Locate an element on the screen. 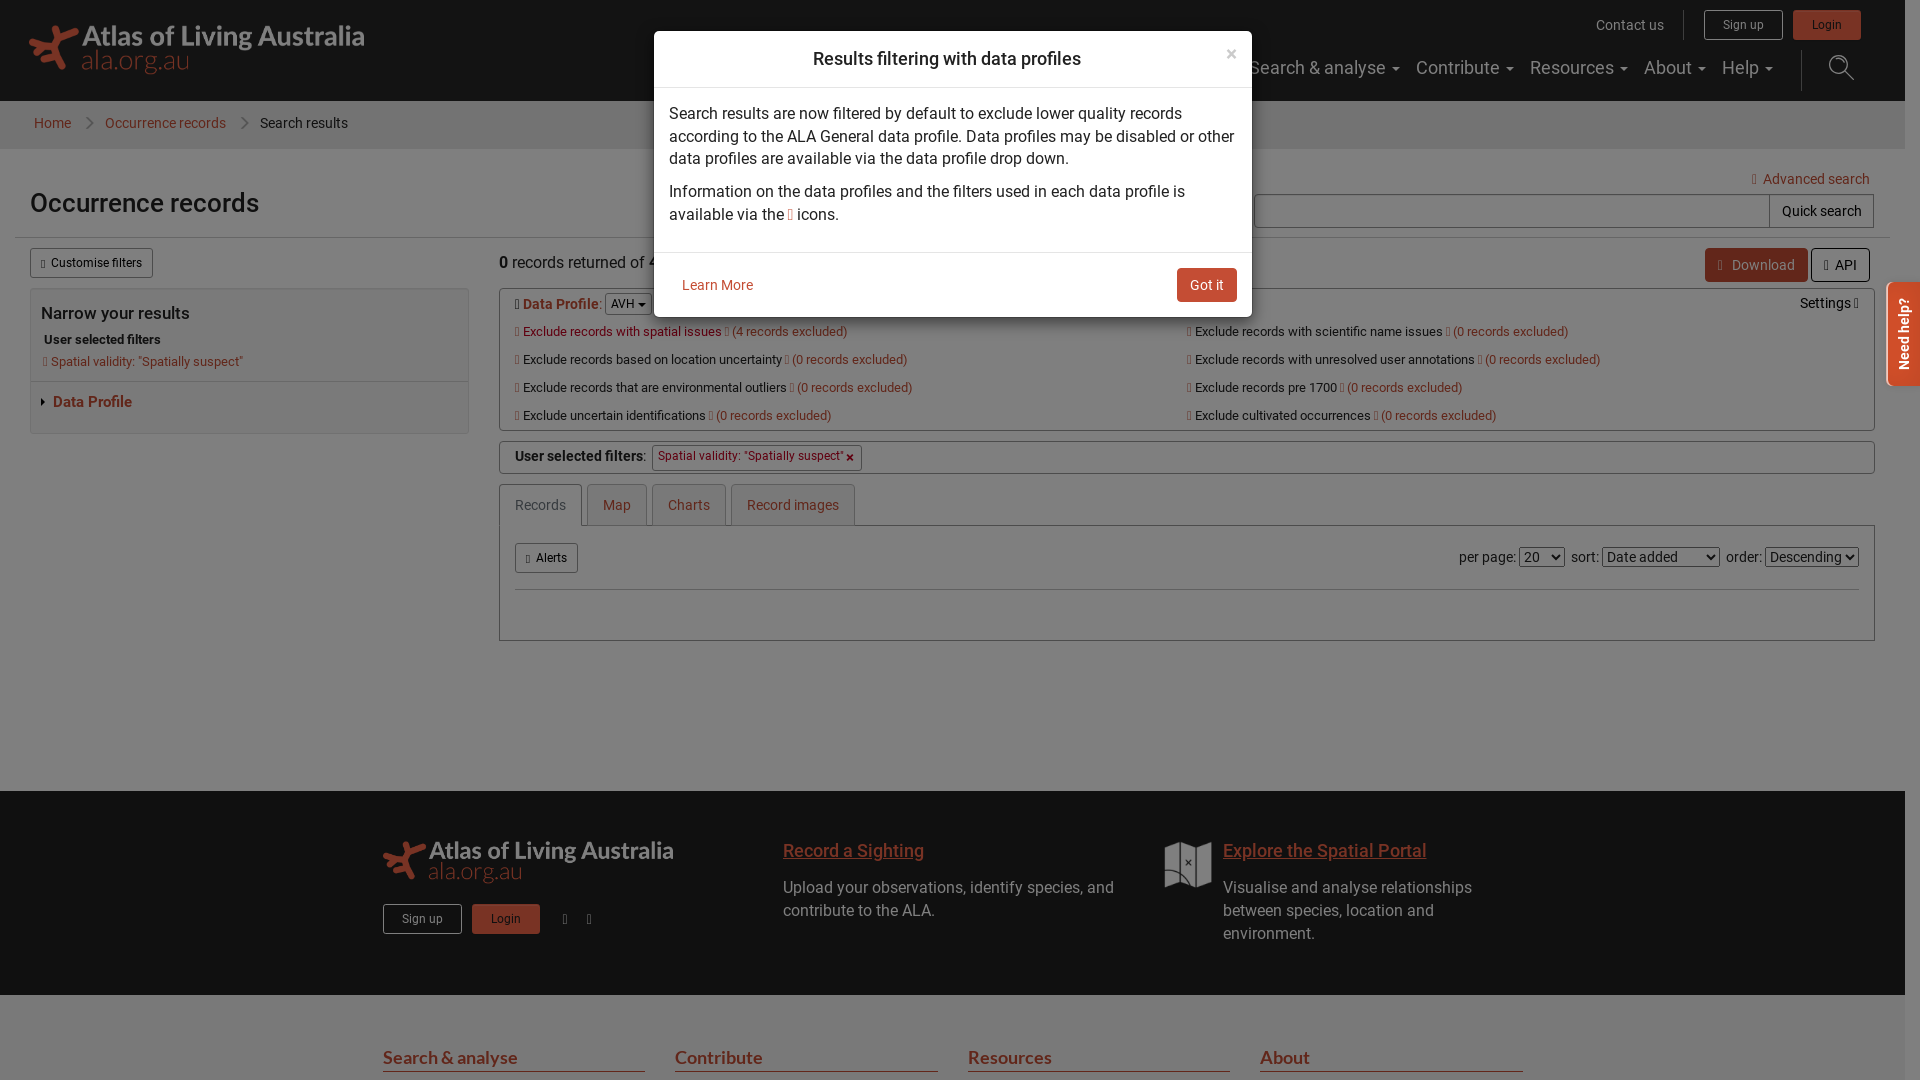 Image resolution: width=1920 pixels, height=1080 pixels. 'Home' is located at coordinates (52, 123).